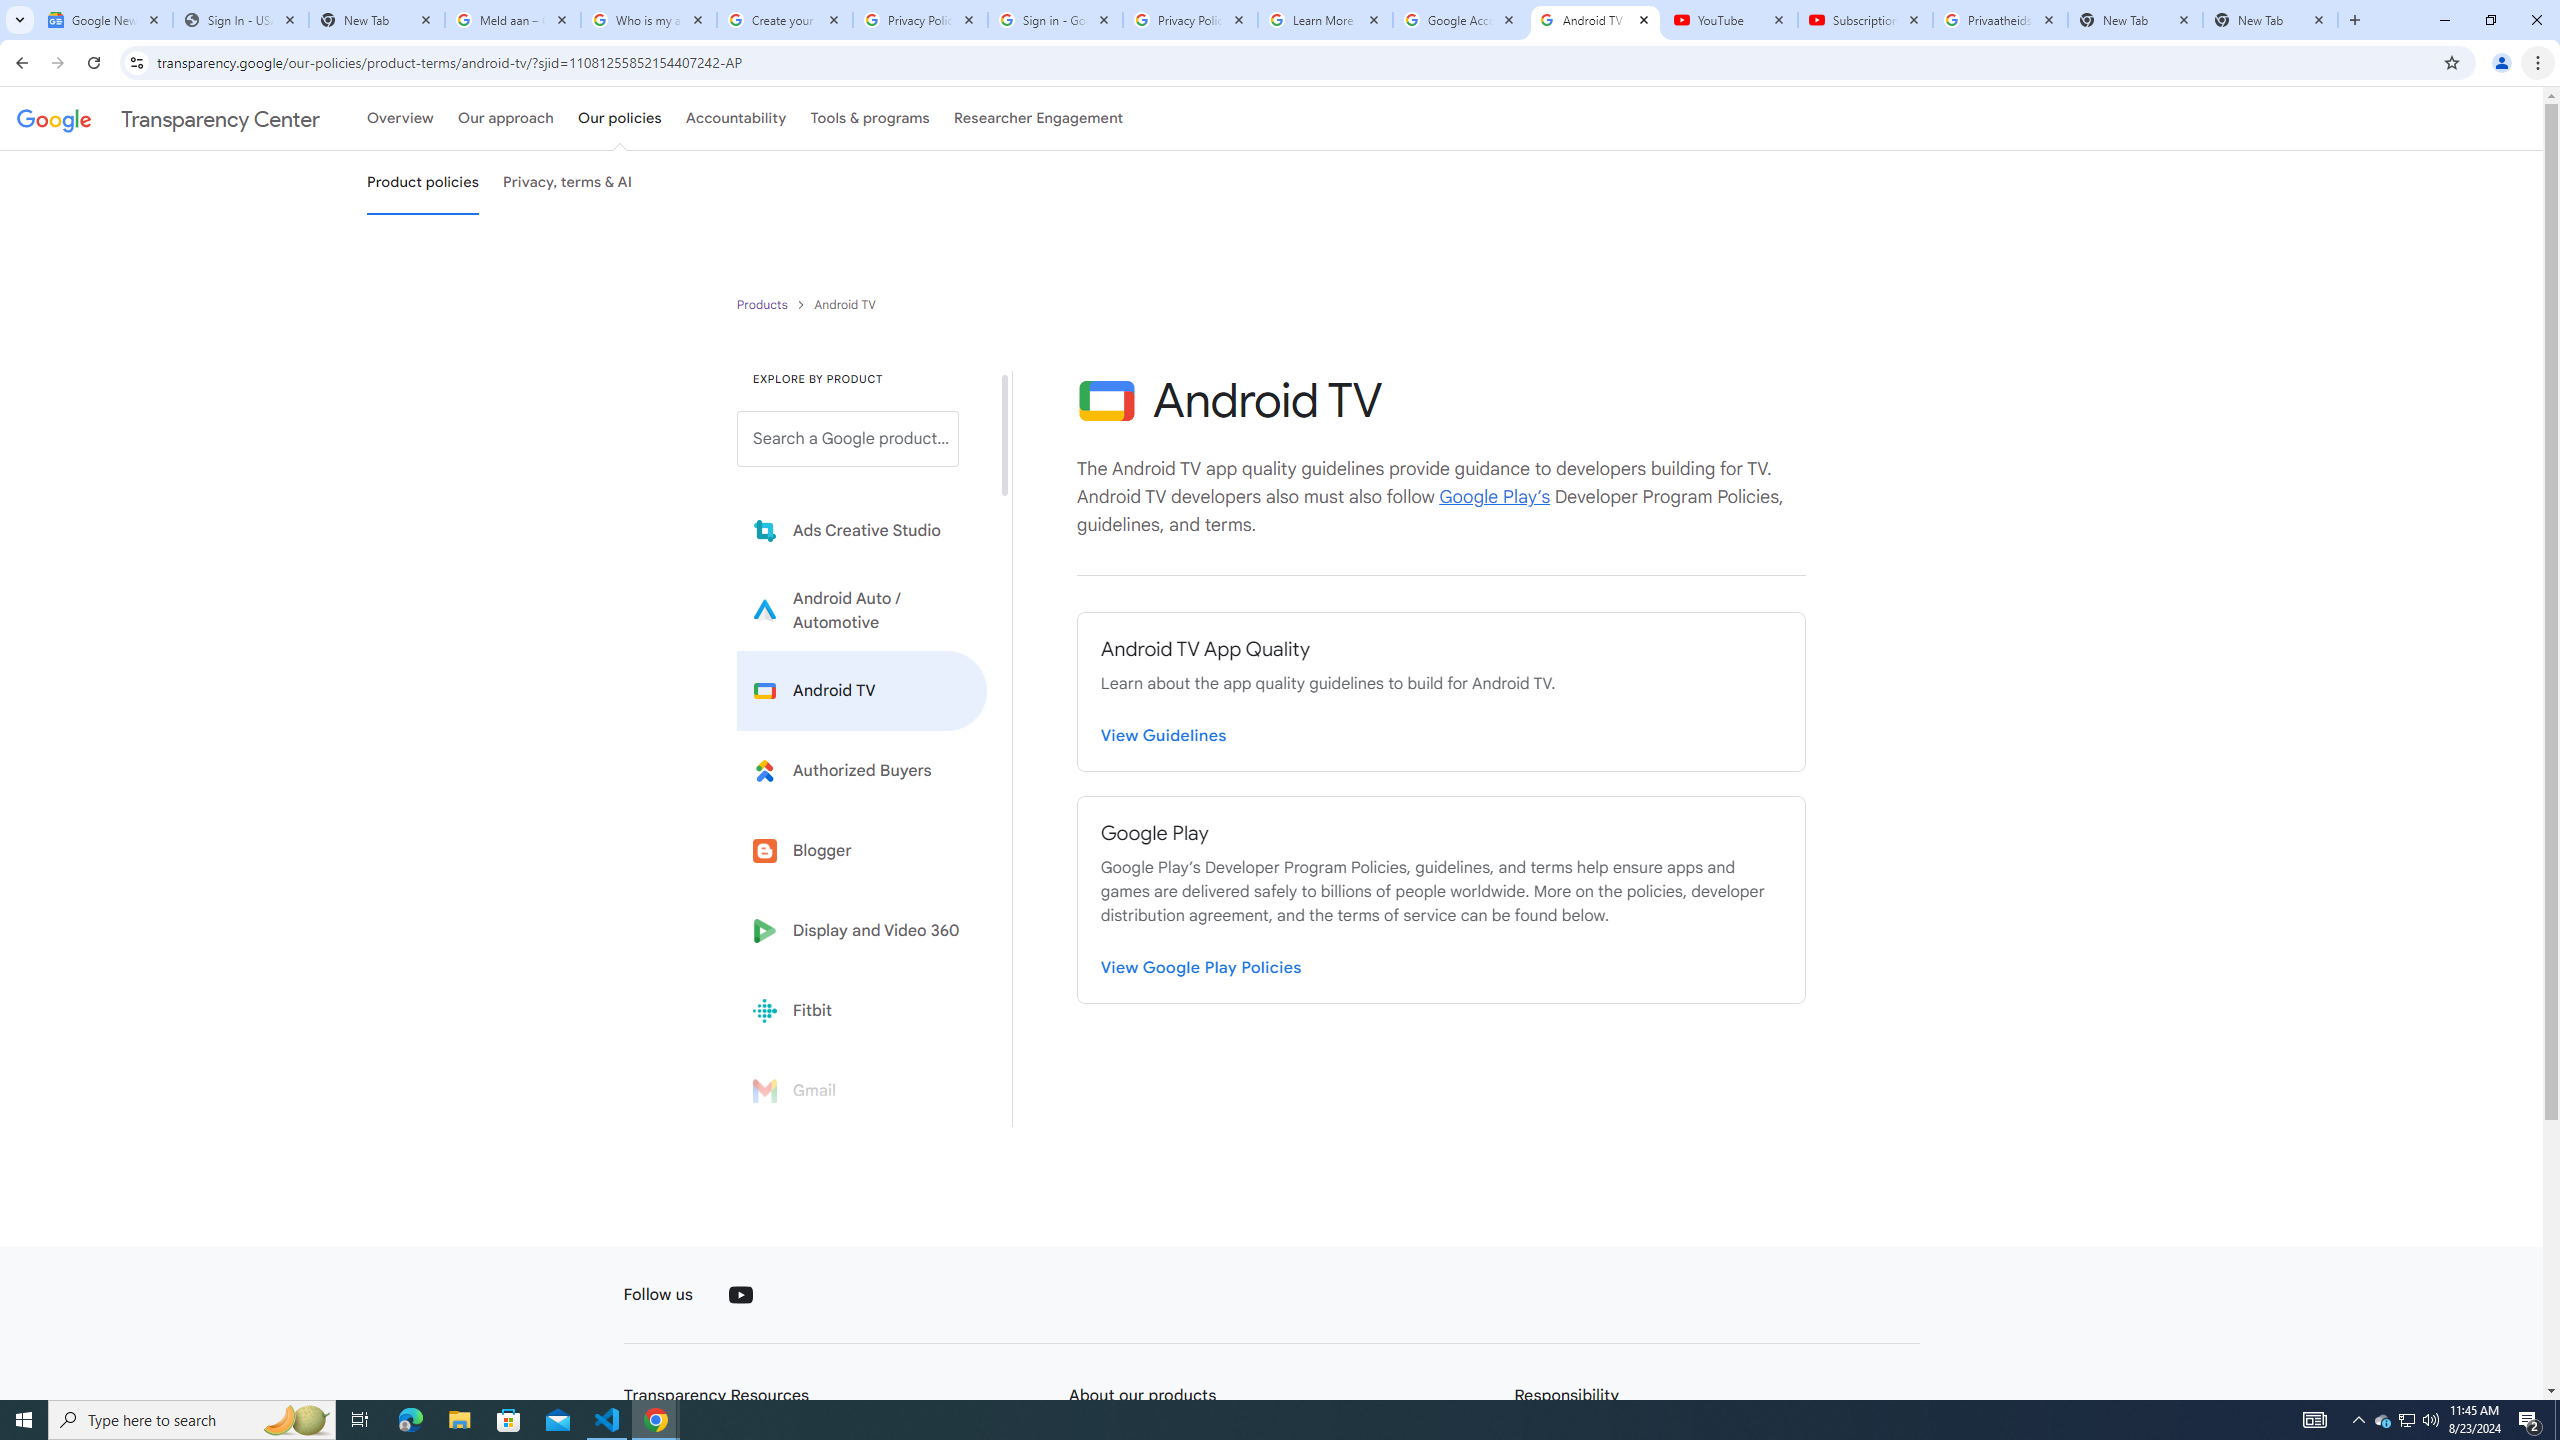  What do you see at coordinates (861, 610) in the screenshot?
I see `'Learn more about Android Auto'` at bounding box center [861, 610].